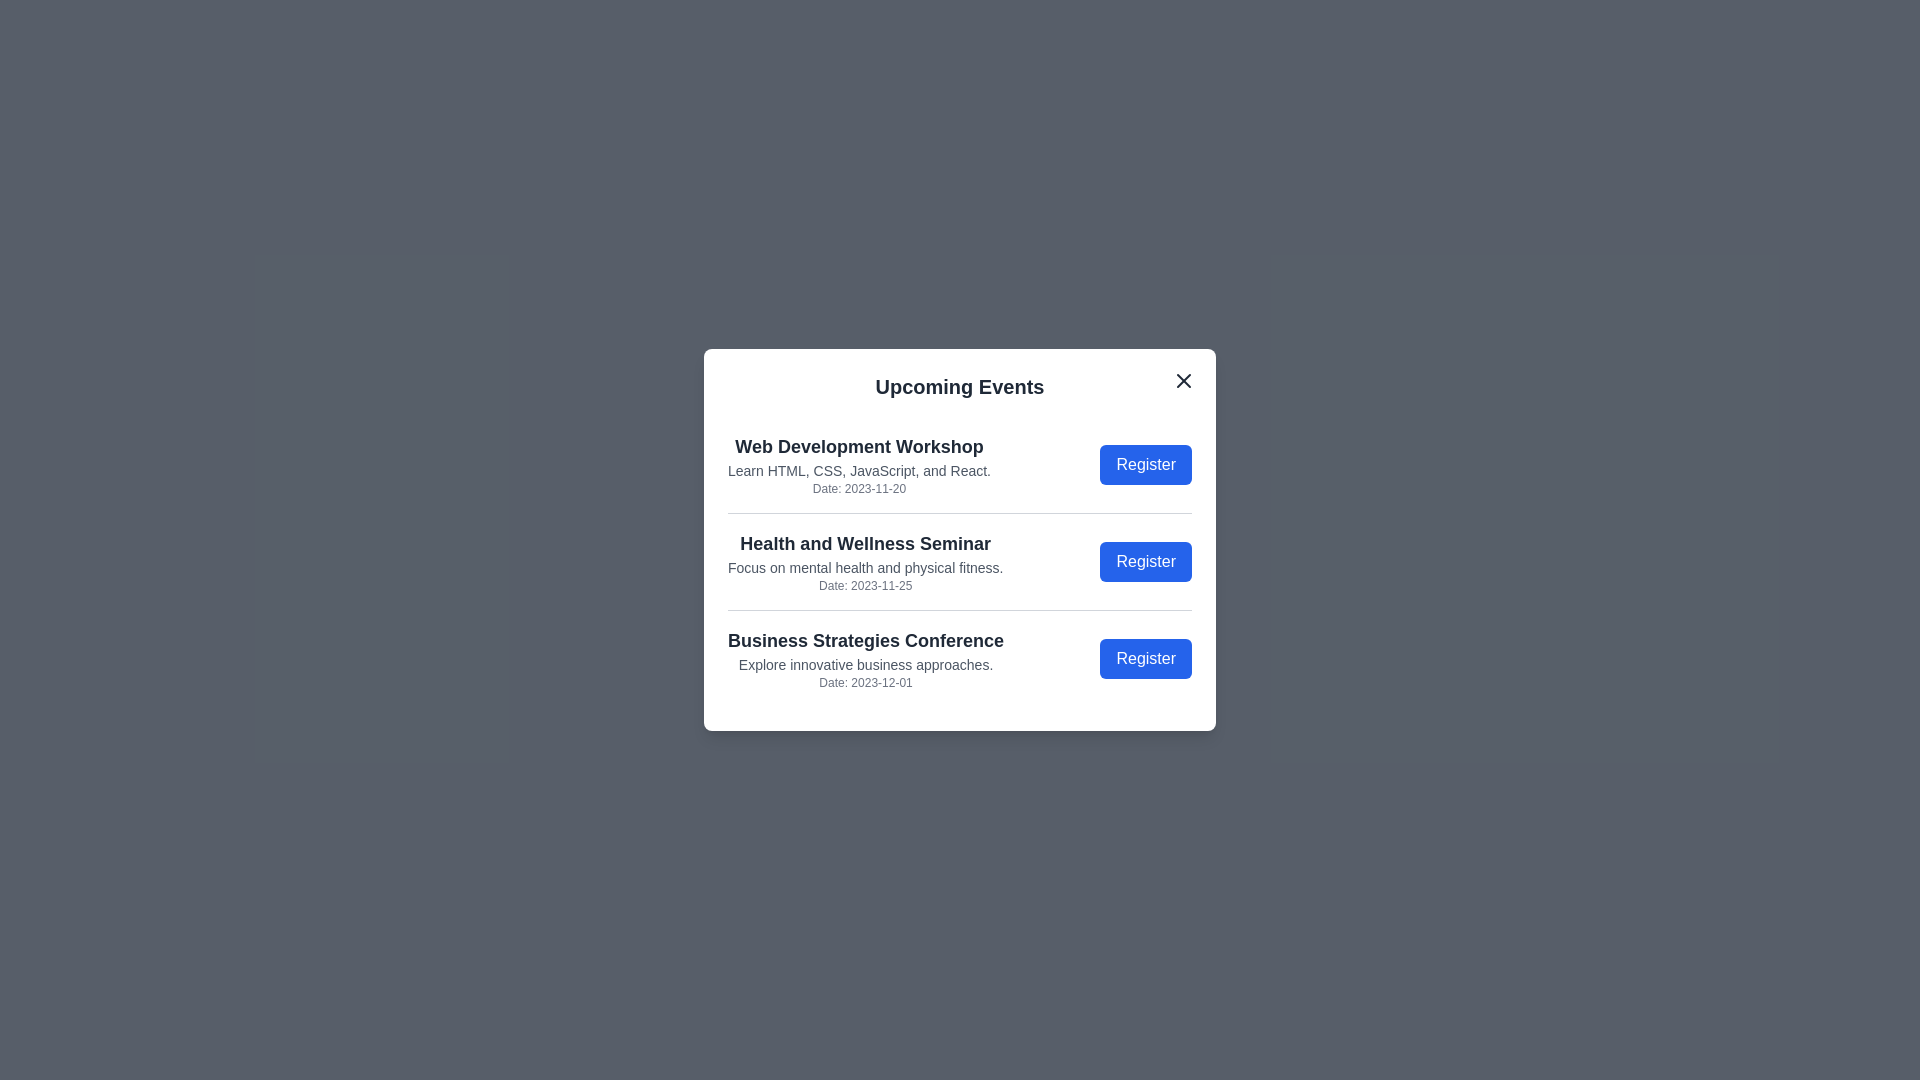 The image size is (1920, 1080). I want to click on the details of the selected event: Health and Wellness Seminar, so click(865, 562).